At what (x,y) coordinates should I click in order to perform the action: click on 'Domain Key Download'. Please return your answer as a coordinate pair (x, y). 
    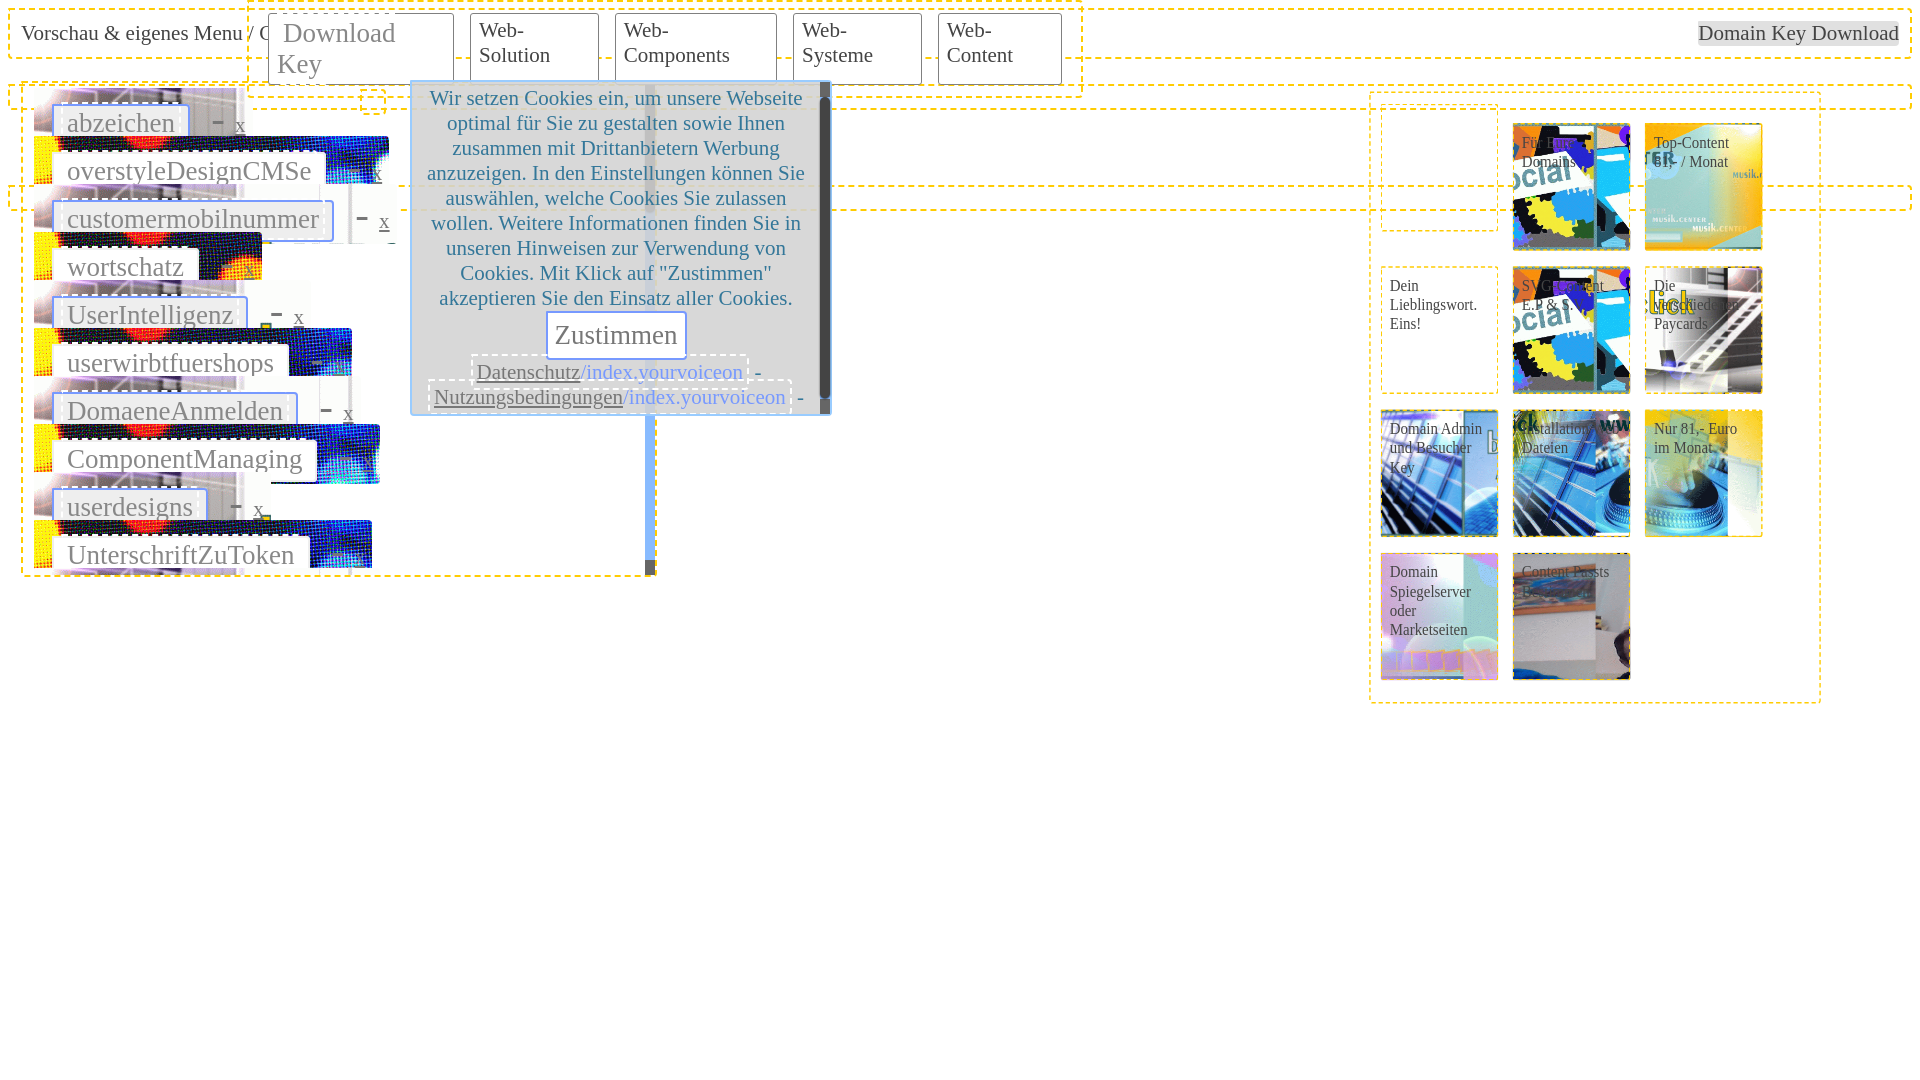
    Looking at the image, I should click on (1798, 33).